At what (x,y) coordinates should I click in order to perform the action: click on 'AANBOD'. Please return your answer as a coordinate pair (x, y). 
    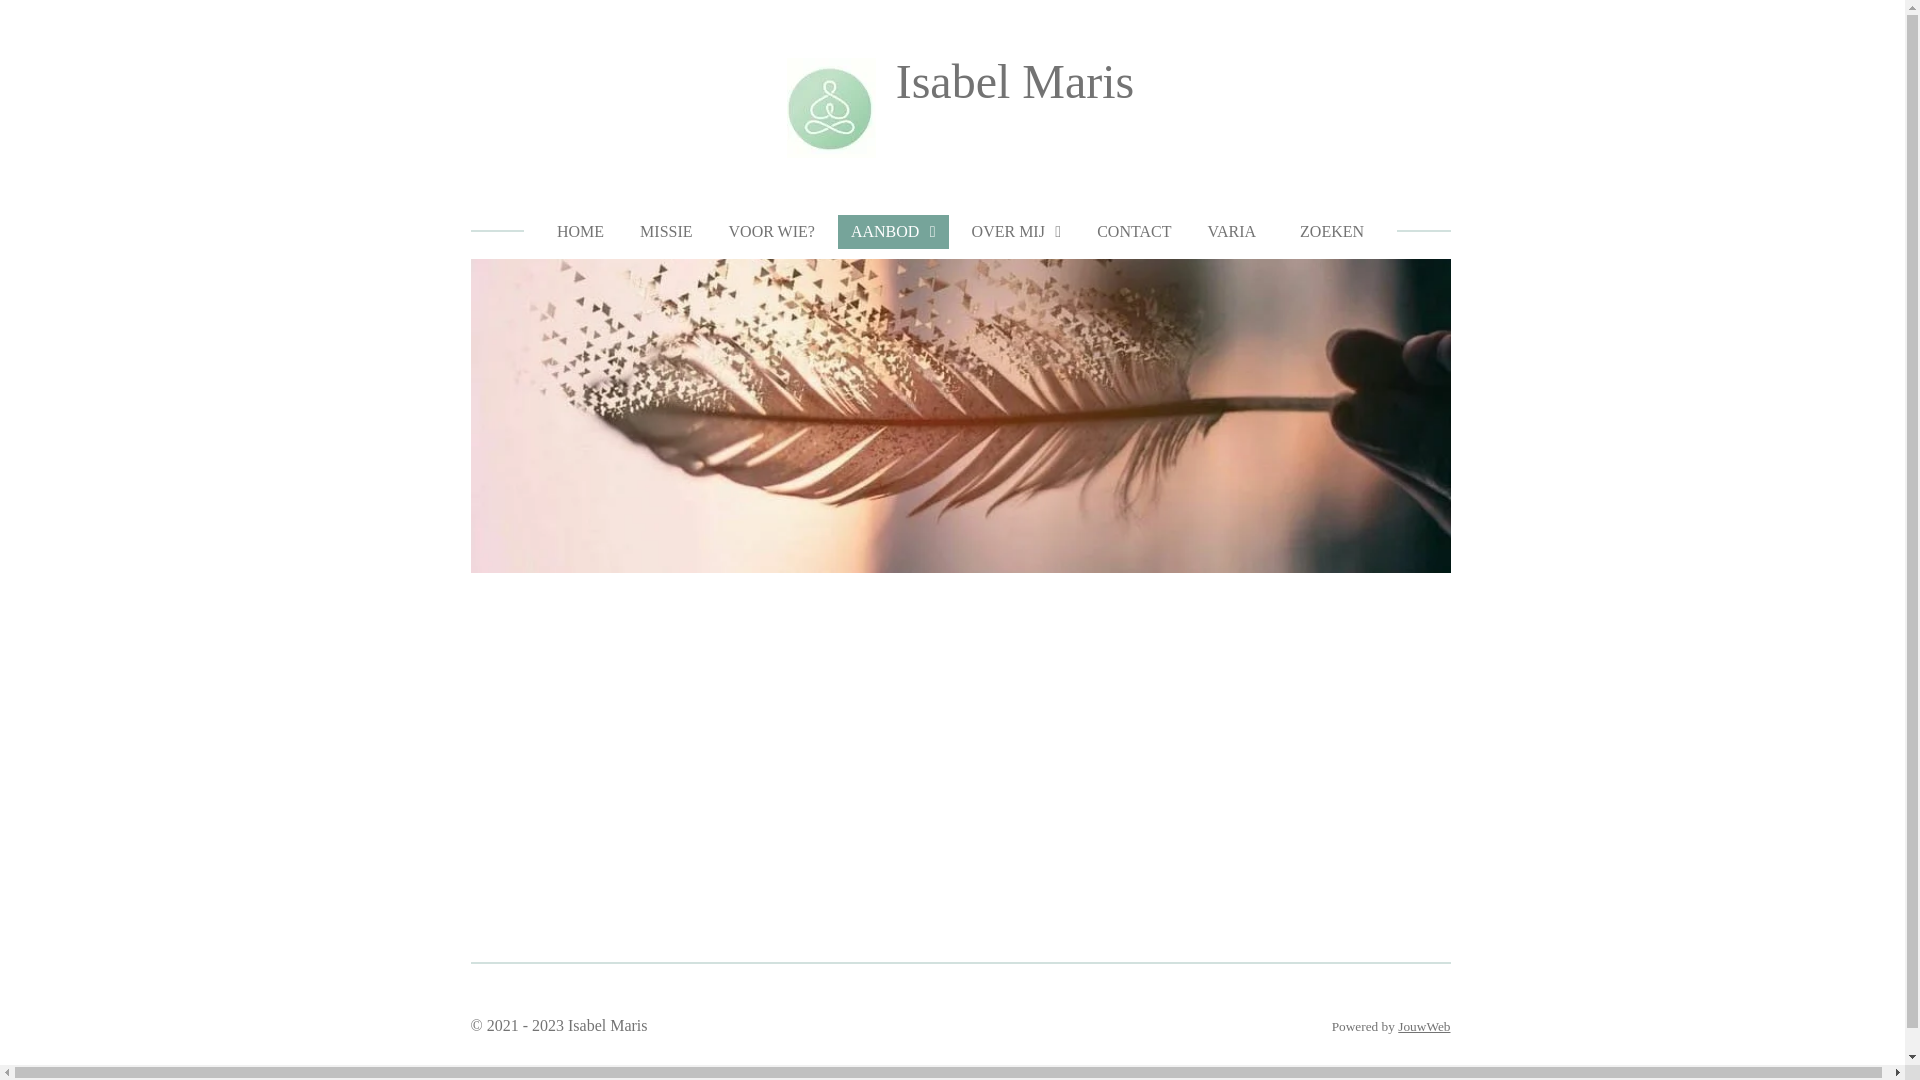
    Looking at the image, I should click on (892, 230).